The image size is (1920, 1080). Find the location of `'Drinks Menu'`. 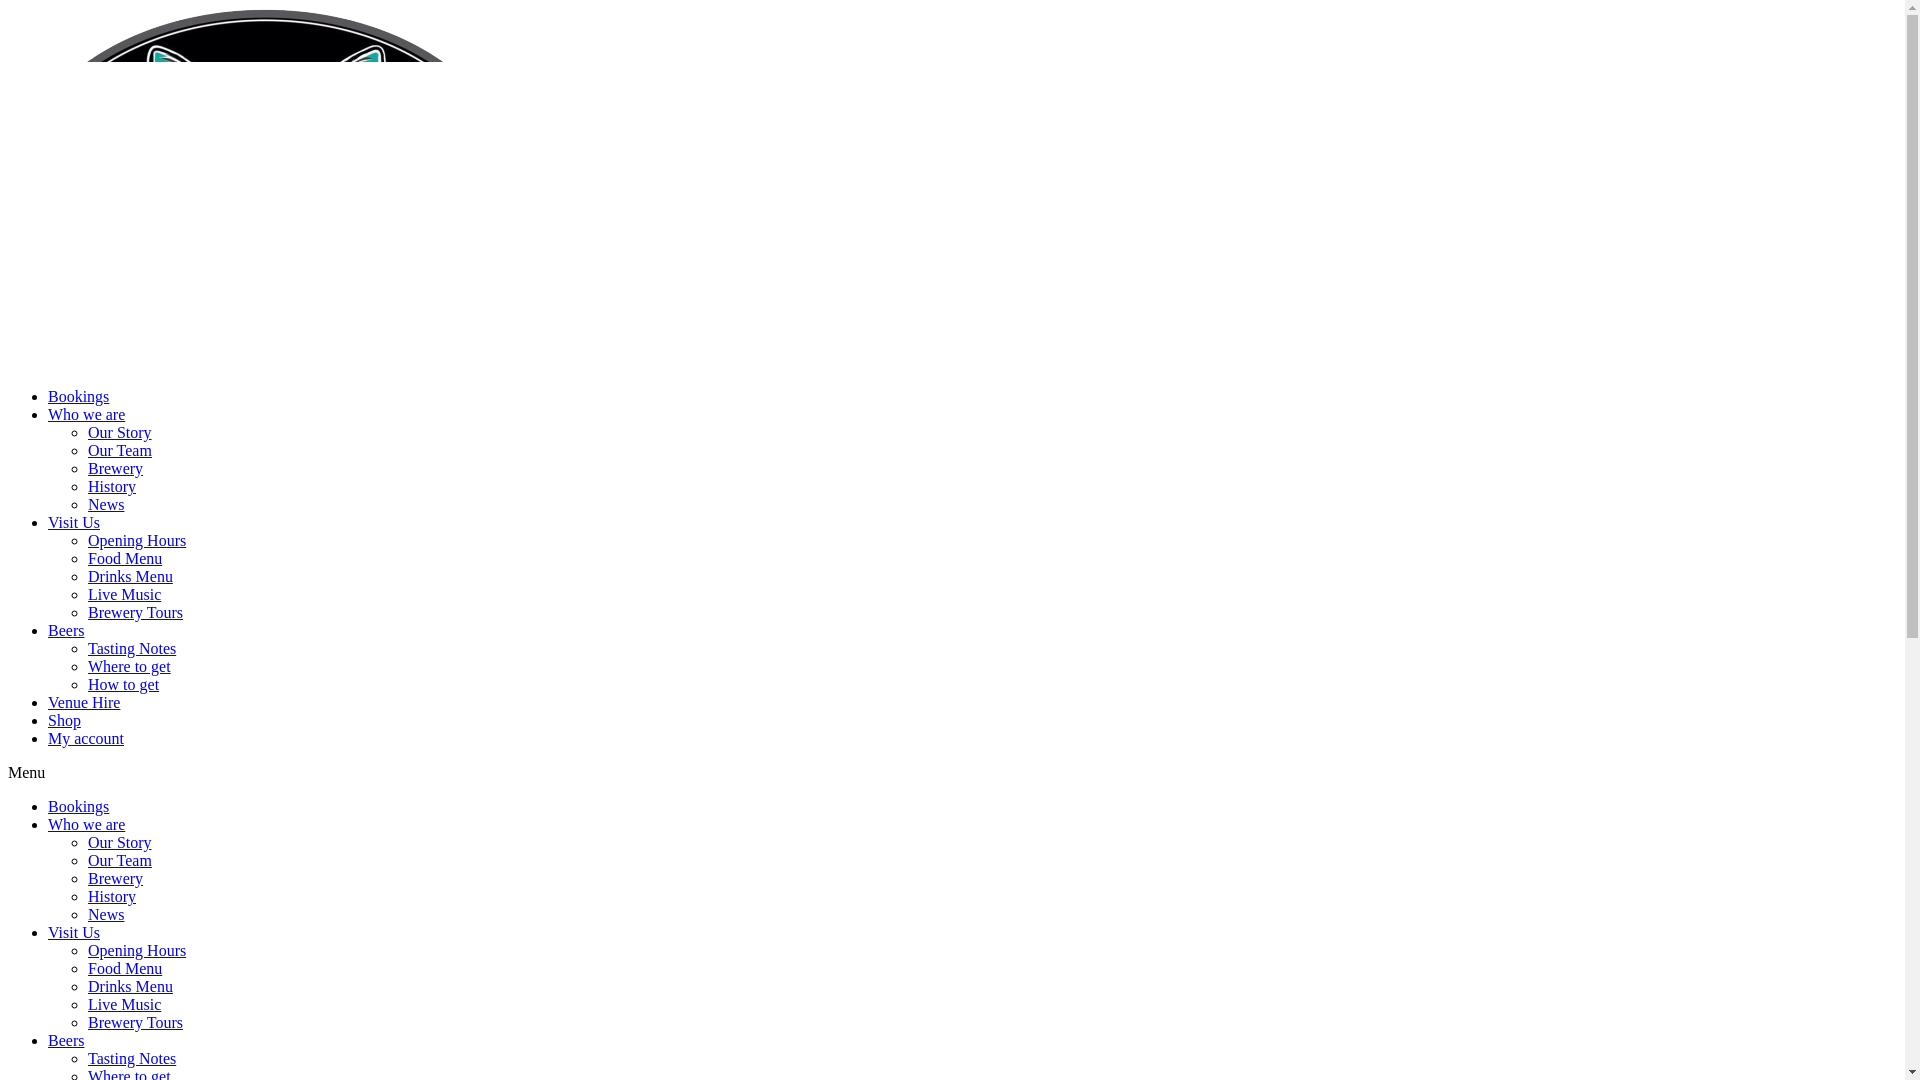

'Drinks Menu' is located at coordinates (129, 576).